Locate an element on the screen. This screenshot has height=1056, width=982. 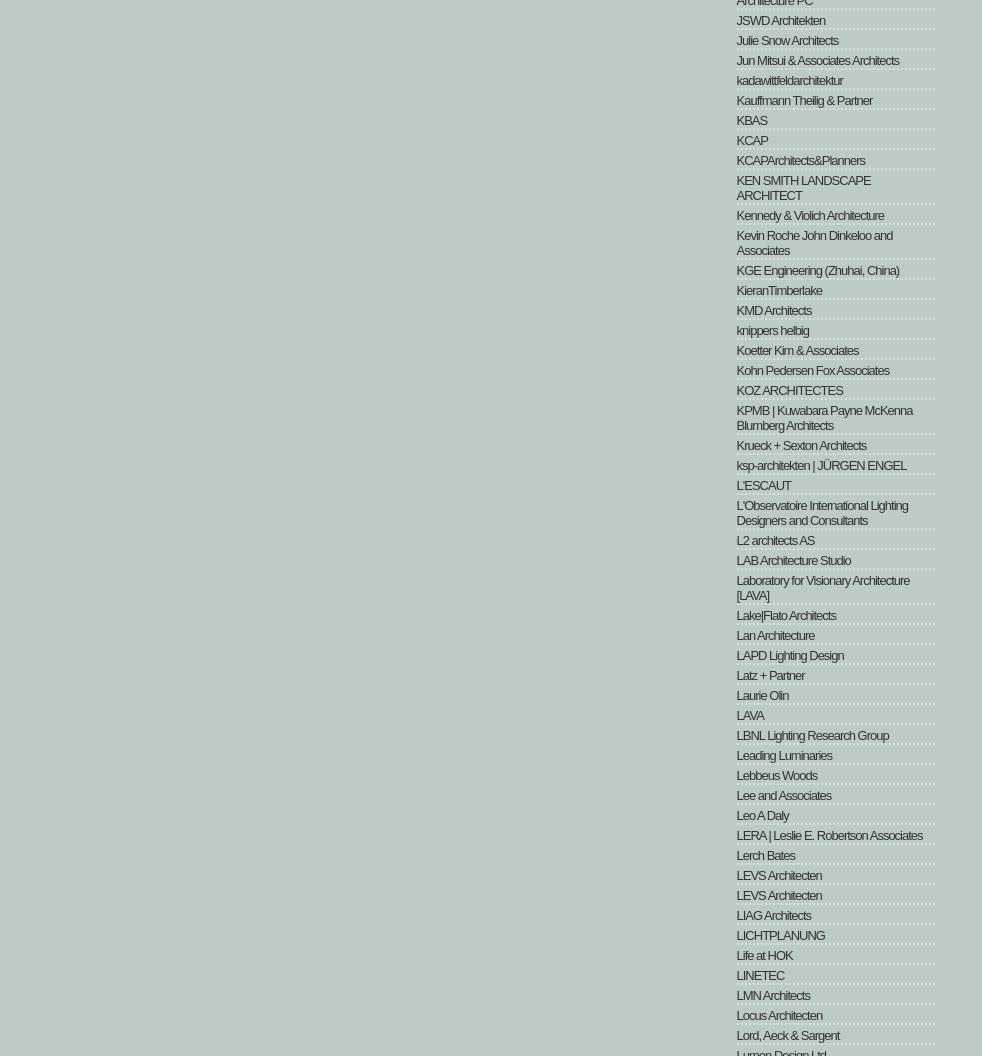
'L'Observatoire International Lighting Designers and Consultants' is located at coordinates (821, 512).